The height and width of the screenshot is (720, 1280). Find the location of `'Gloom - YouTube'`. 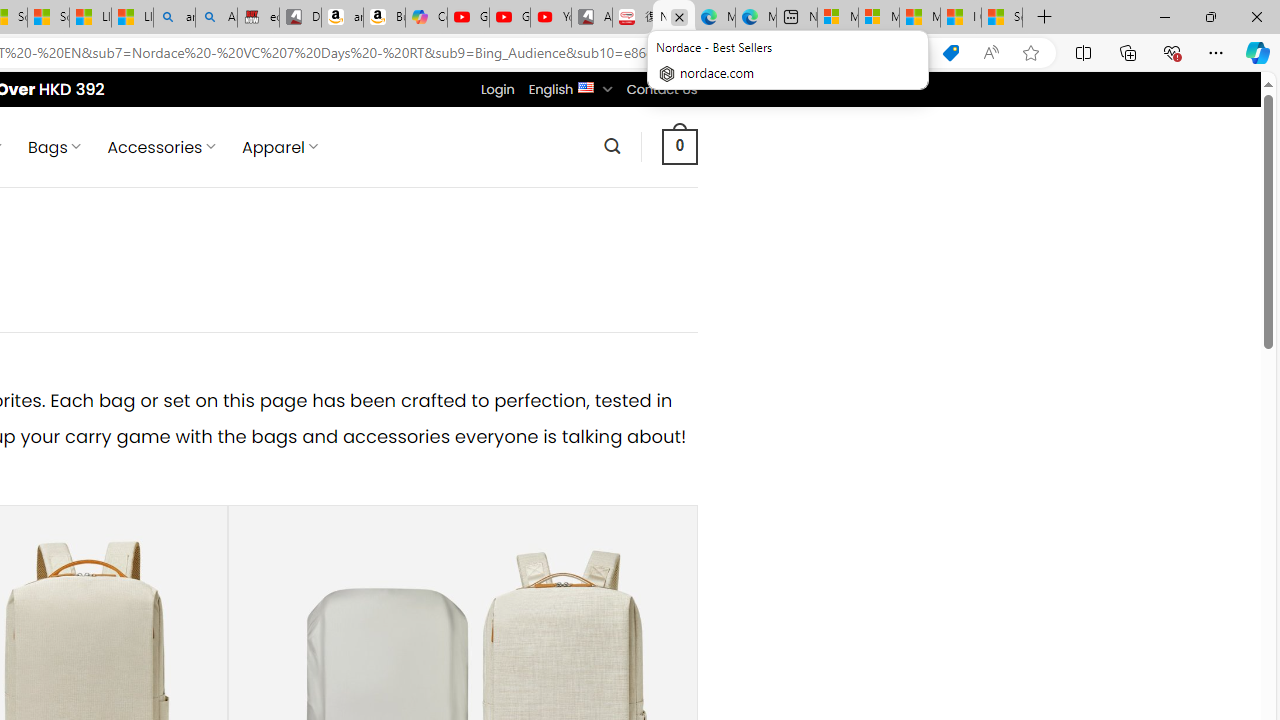

'Gloom - YouTube' is located at coordinates (510, 17).